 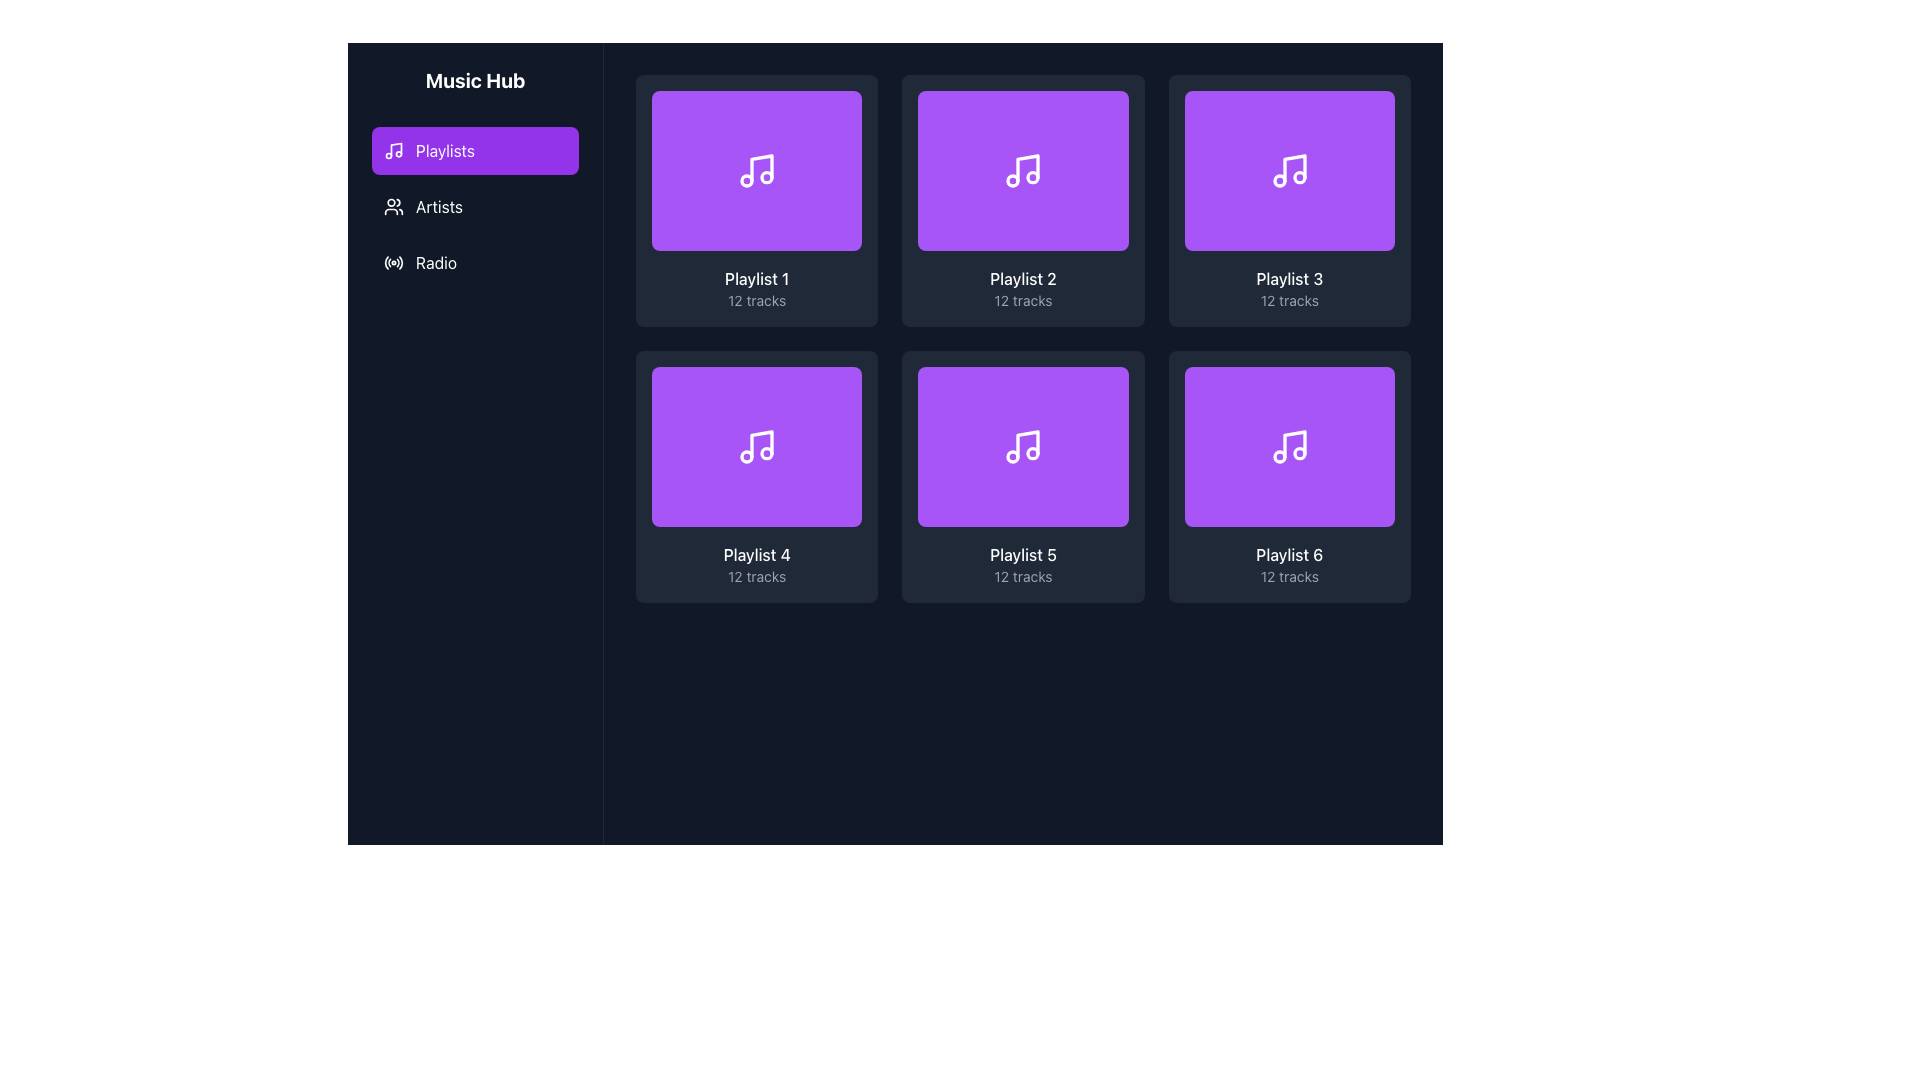 I want to click on the icon representing 'Playlist 4' in the second row, first column of the playlist grid, so click(x=761, y=443).